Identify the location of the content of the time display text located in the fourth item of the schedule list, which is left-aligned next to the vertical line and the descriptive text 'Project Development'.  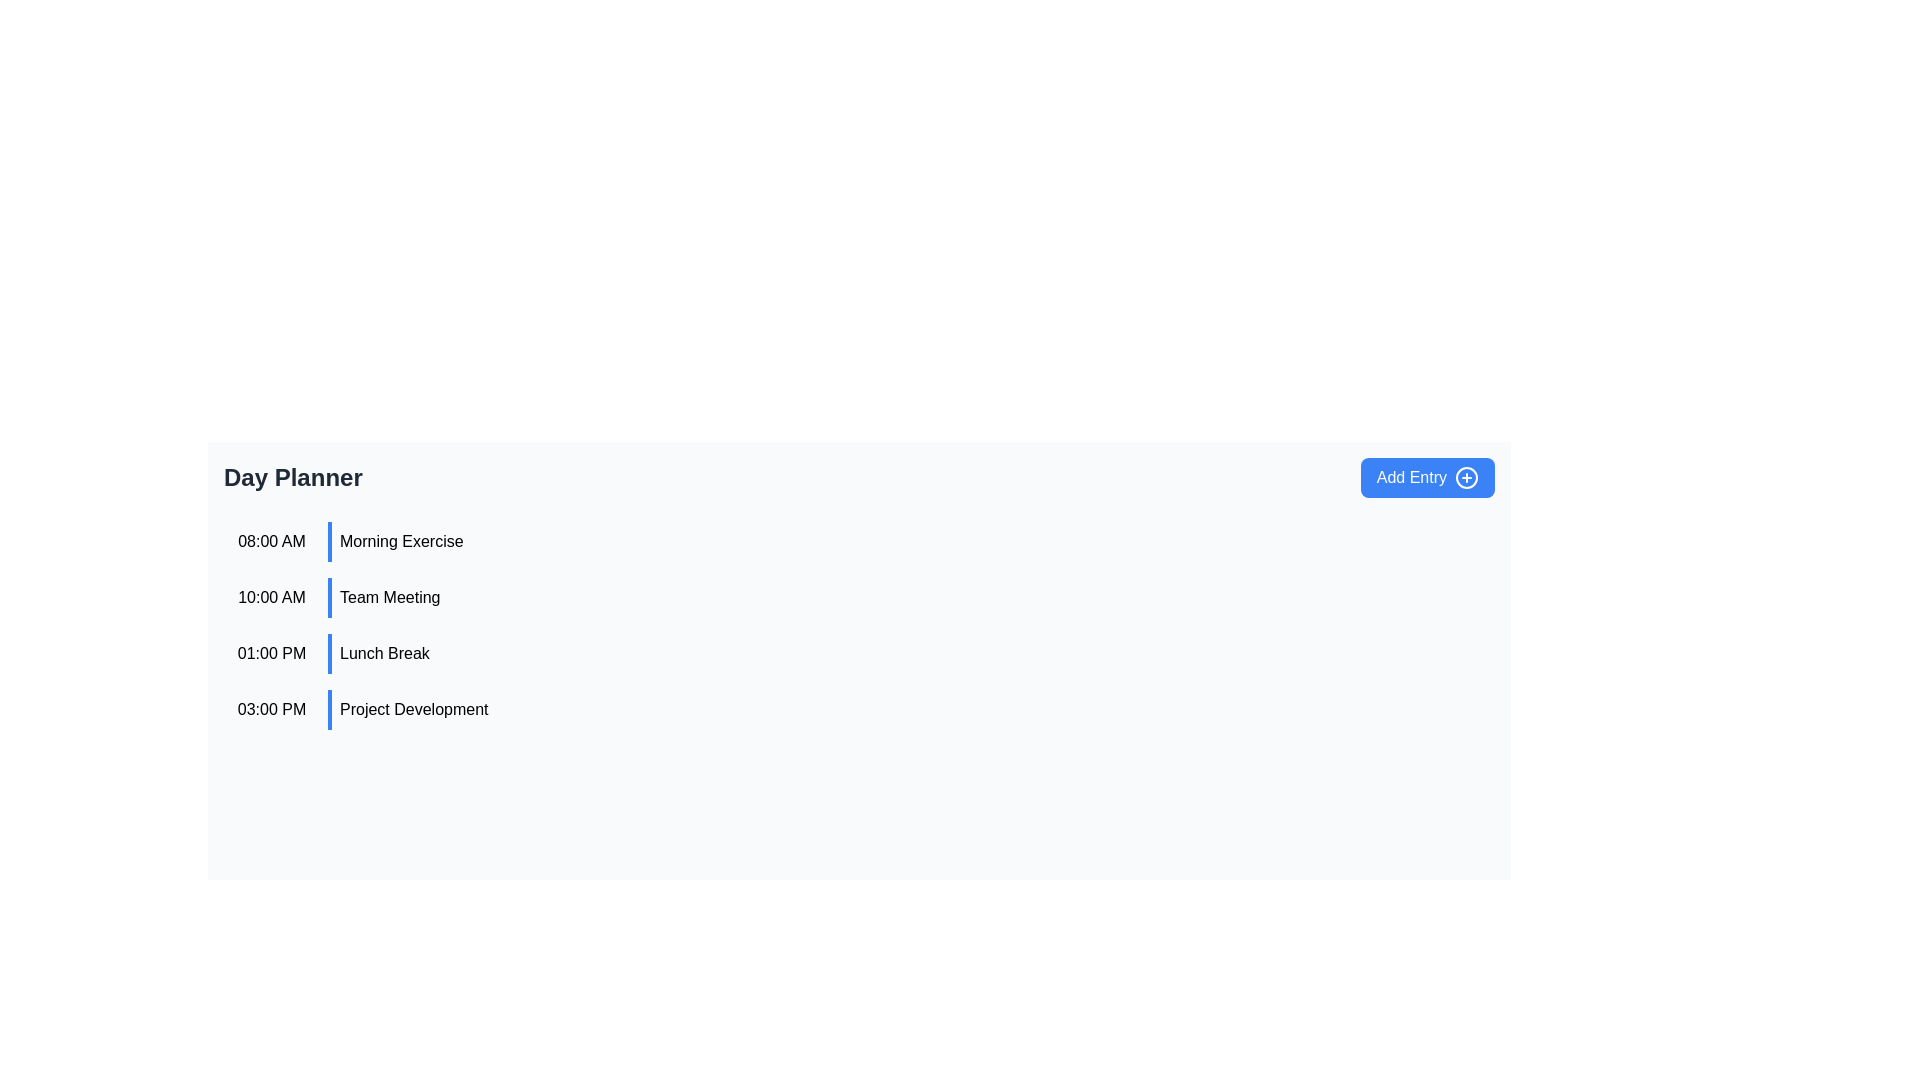
(271, 708).